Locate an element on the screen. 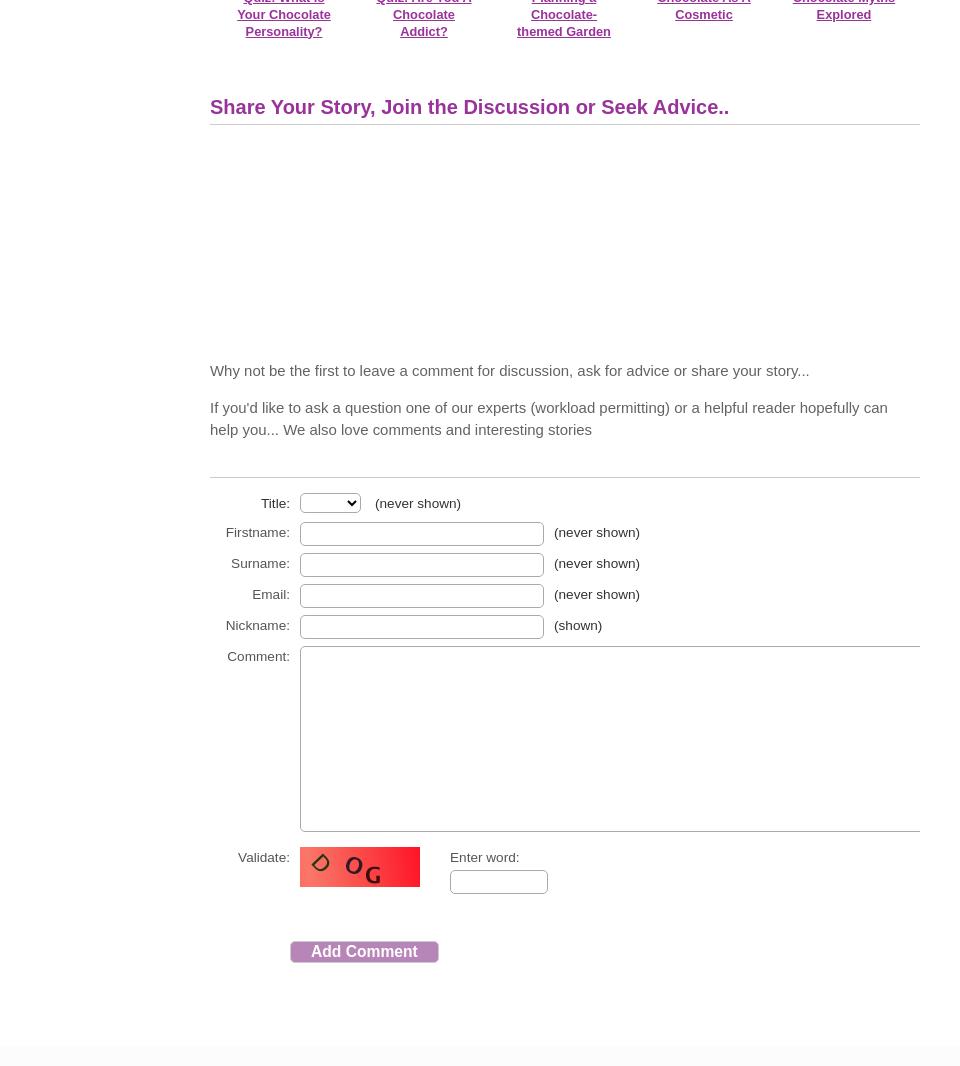 The width and height of the screenshot is (960, 1066). 'Surname:' is located at coordinates (259, 562).